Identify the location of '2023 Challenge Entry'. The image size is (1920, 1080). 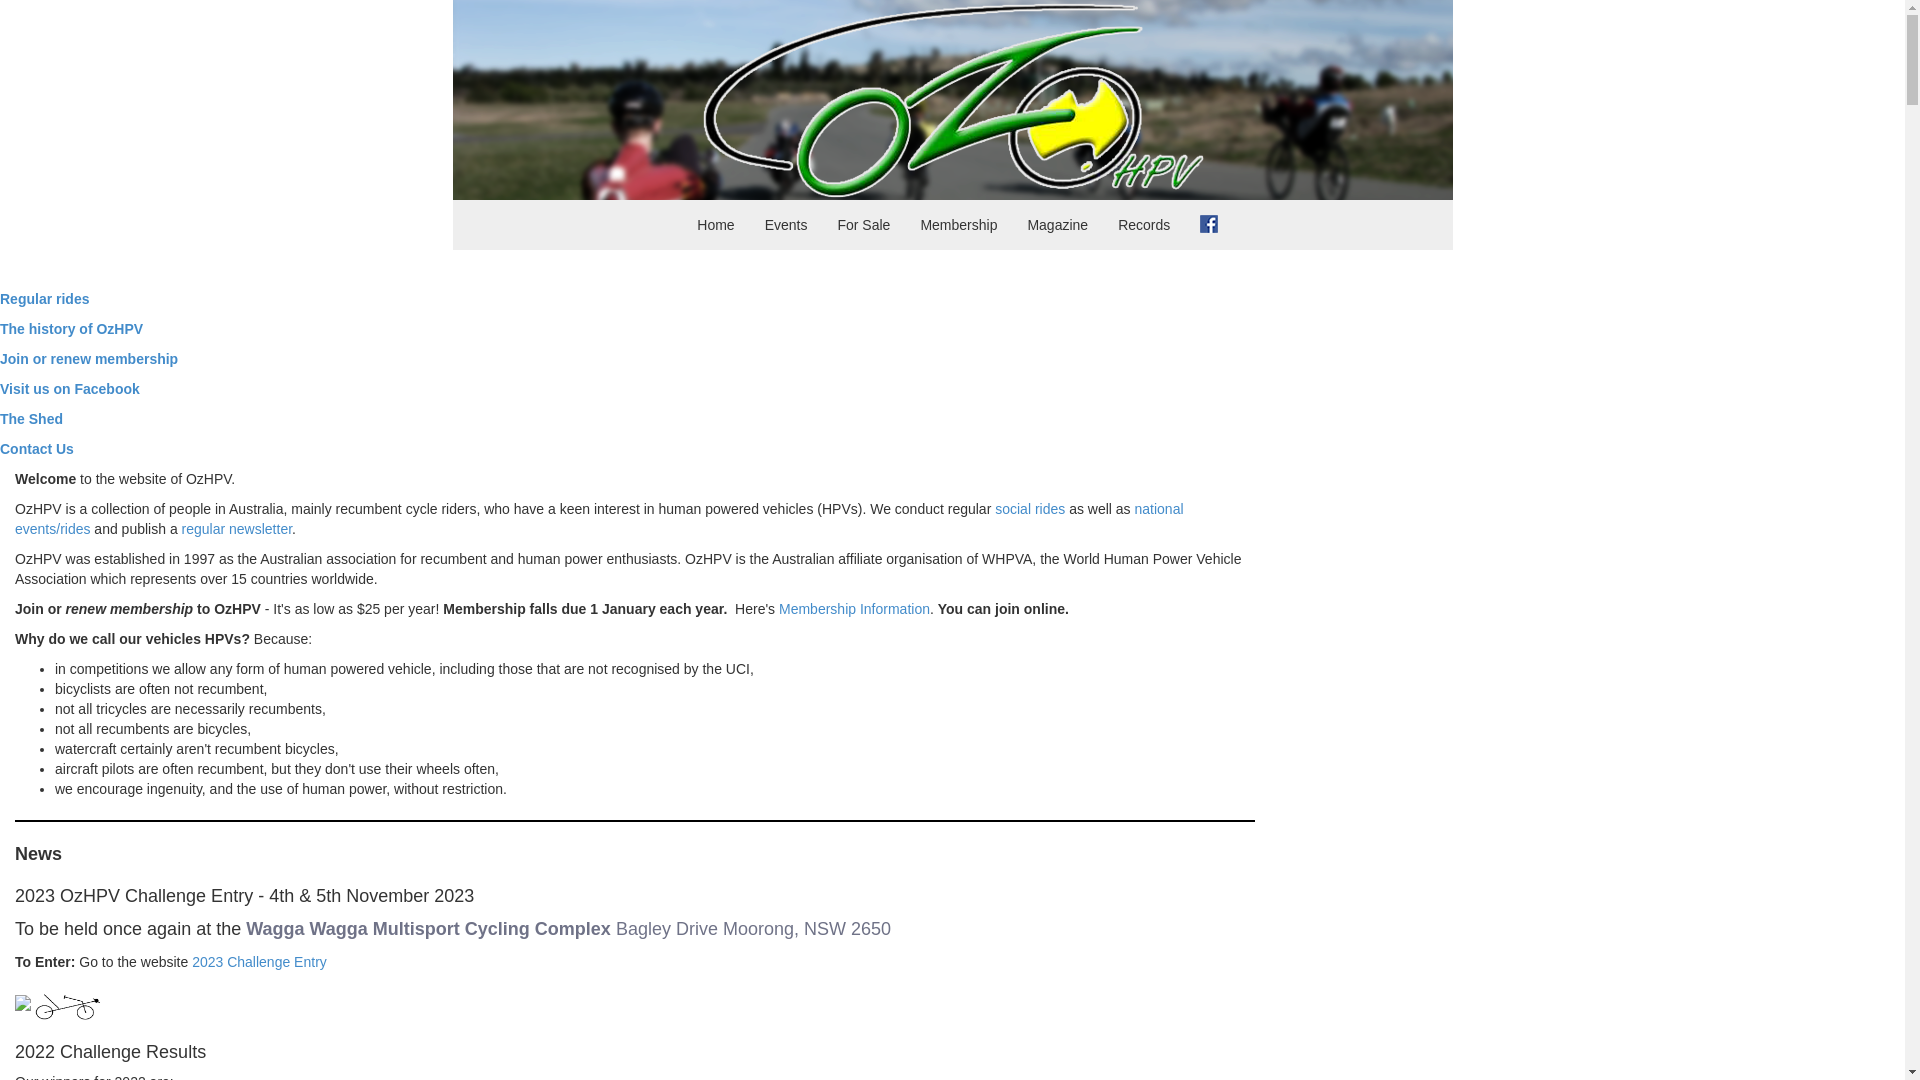
(258, 960).